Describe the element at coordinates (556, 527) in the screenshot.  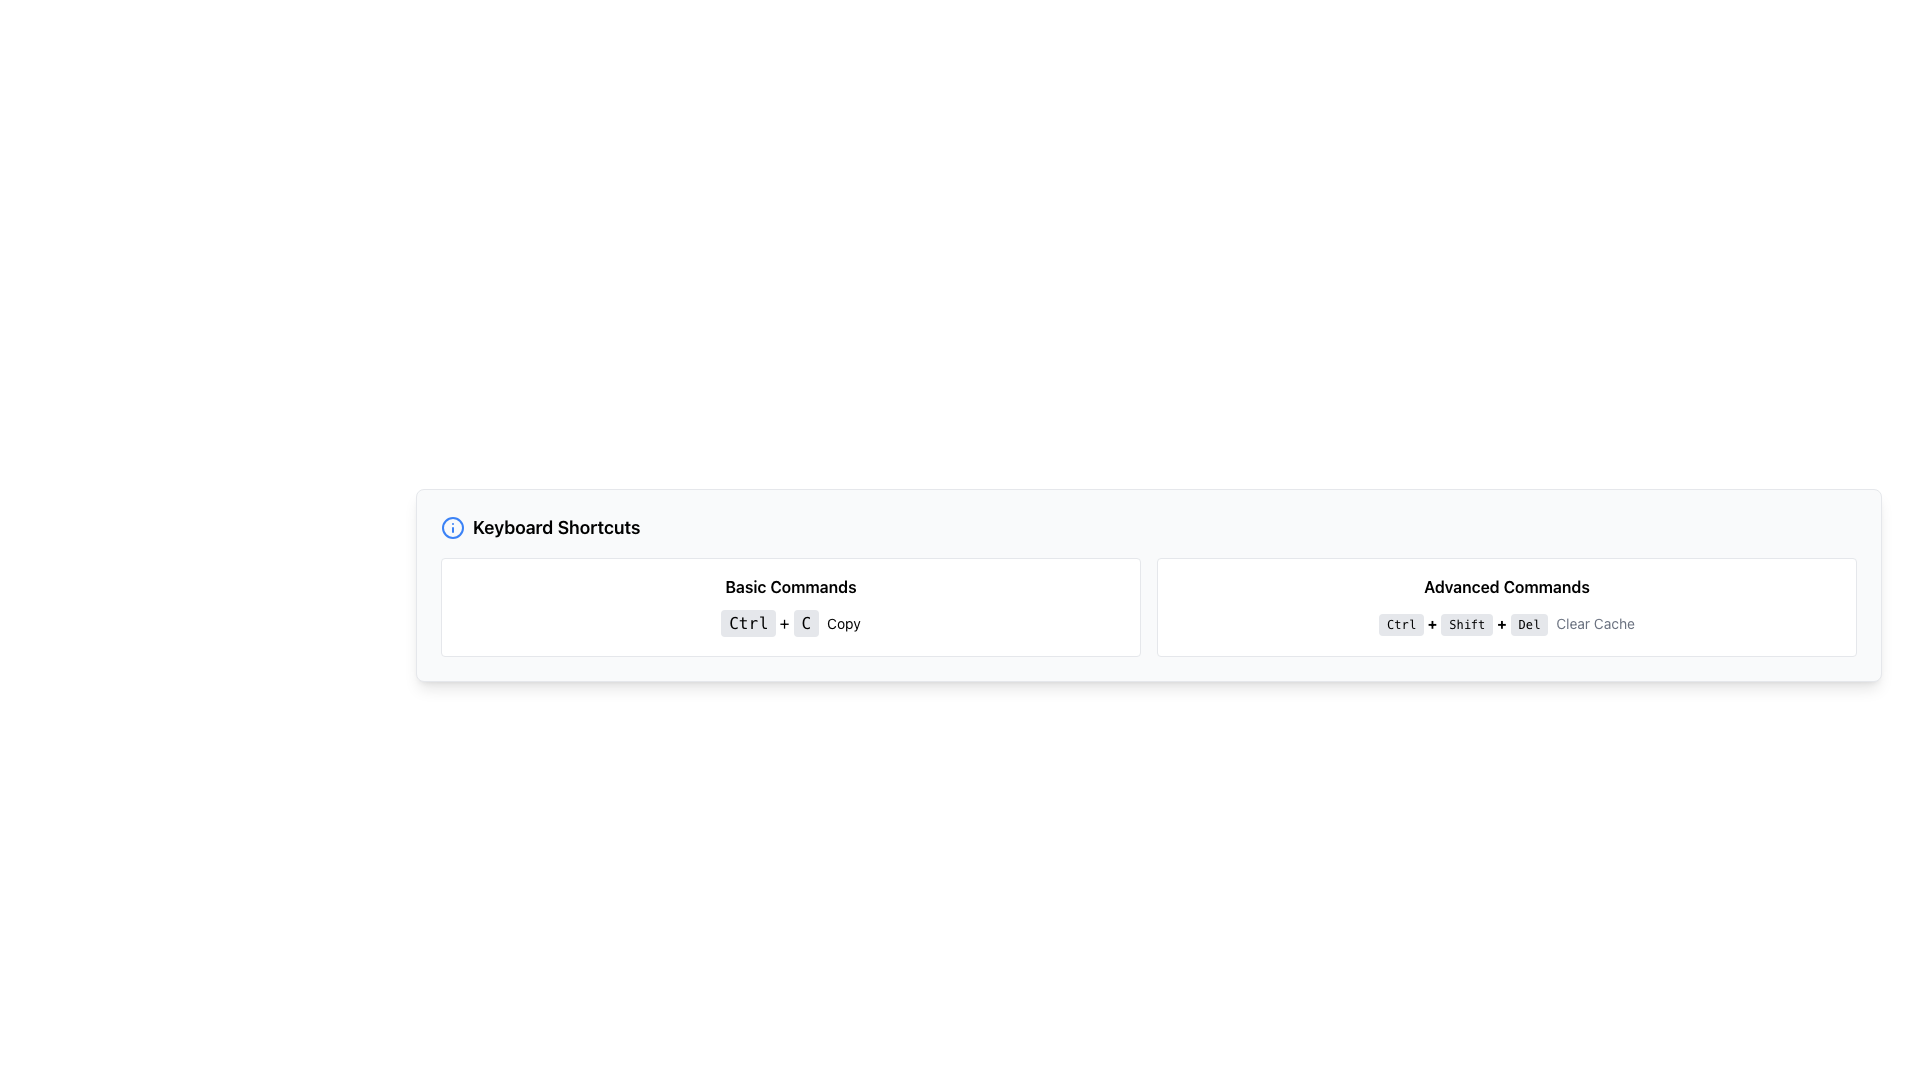
I see `the Text Label that serves as a title or header for the content below it to focus on it` at that location.